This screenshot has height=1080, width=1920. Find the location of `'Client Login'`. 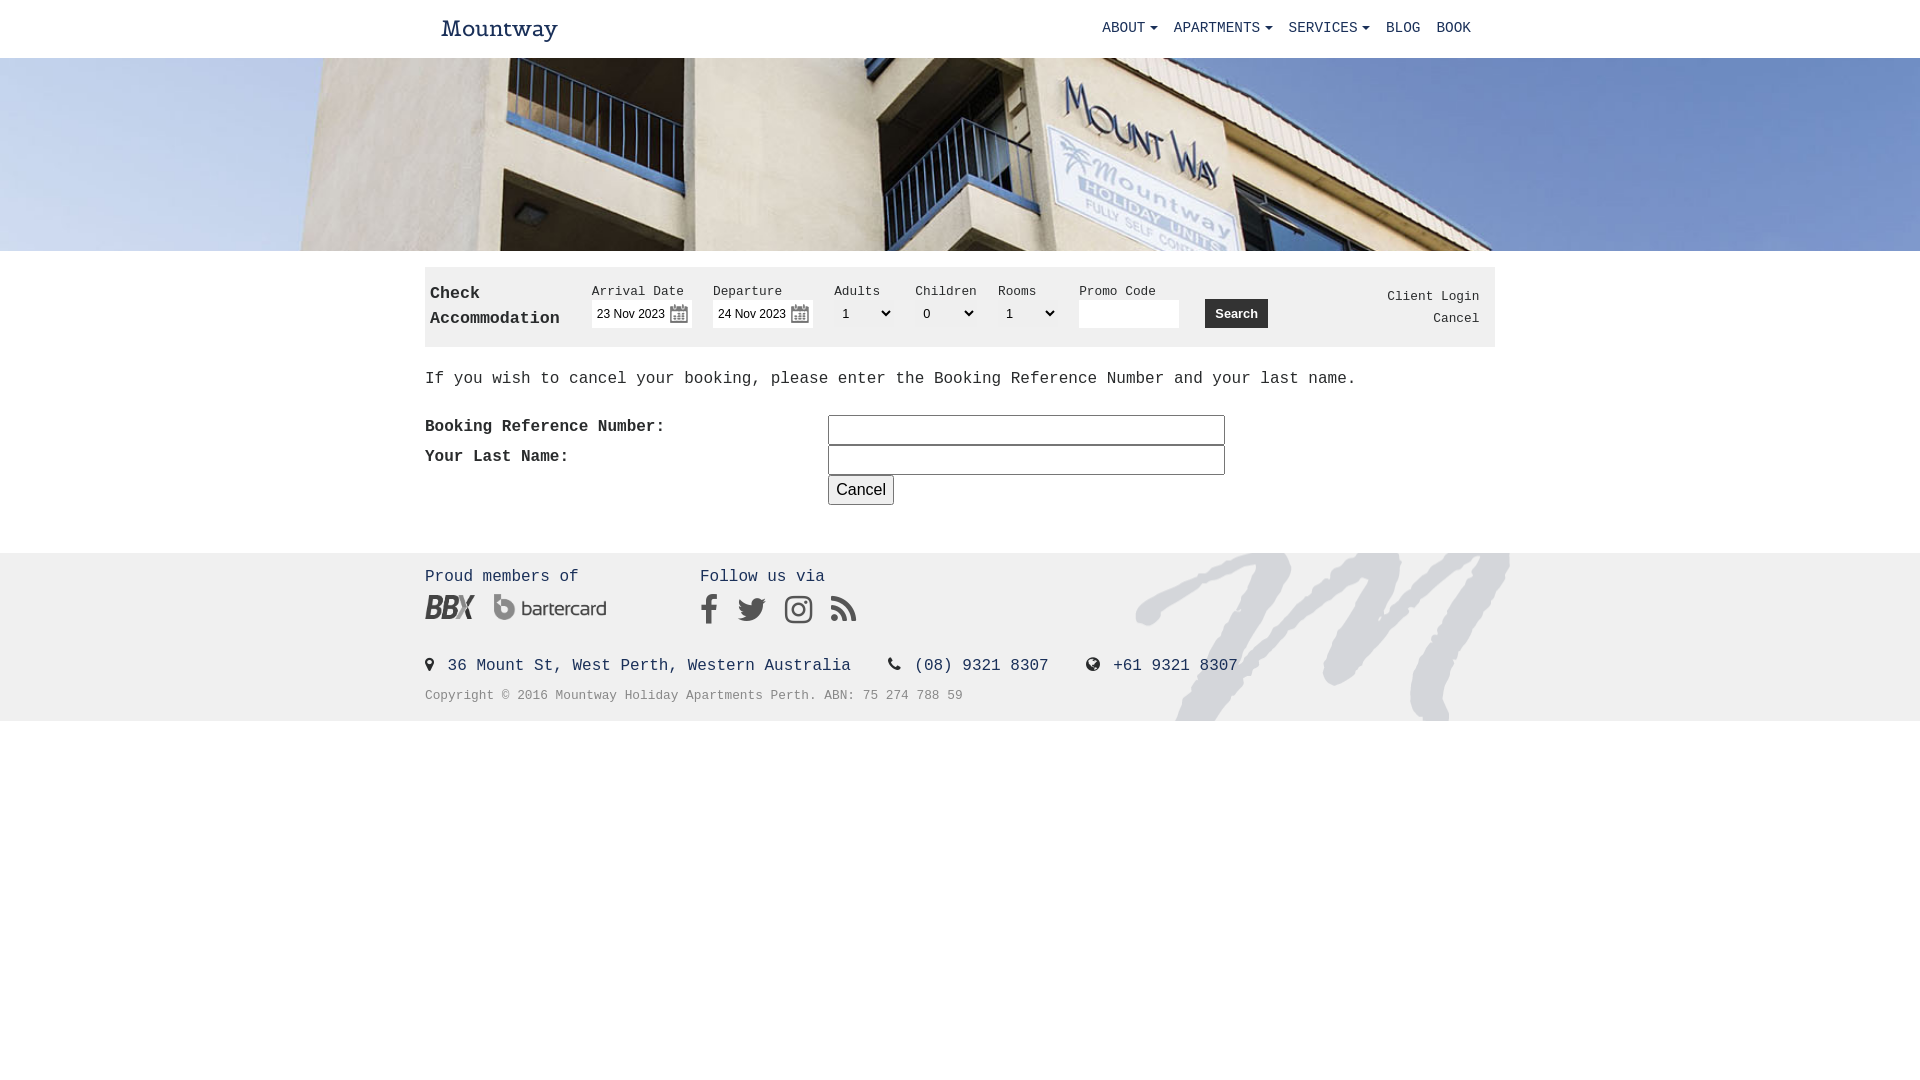

'Client Login' is located at coordinates (1386, 296).